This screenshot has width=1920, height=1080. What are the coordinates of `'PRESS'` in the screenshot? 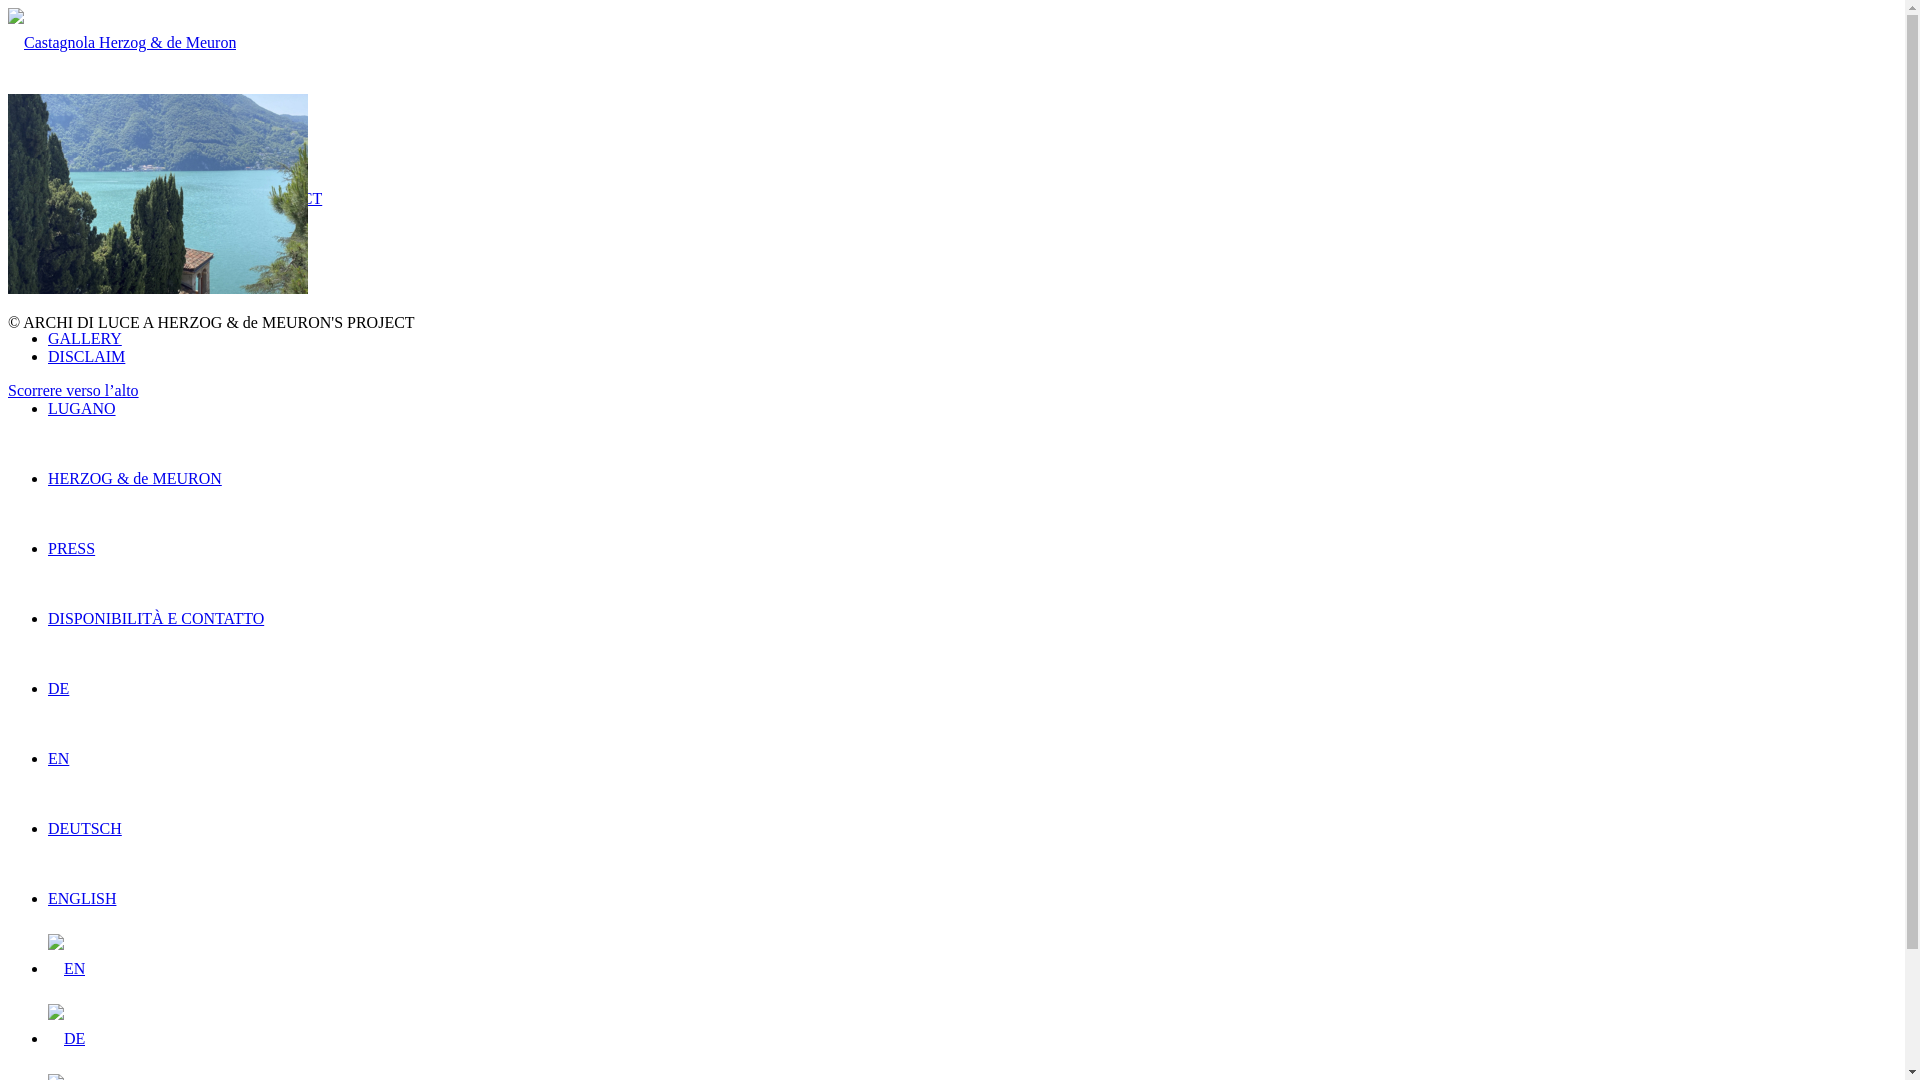 It's located at (71, 548).